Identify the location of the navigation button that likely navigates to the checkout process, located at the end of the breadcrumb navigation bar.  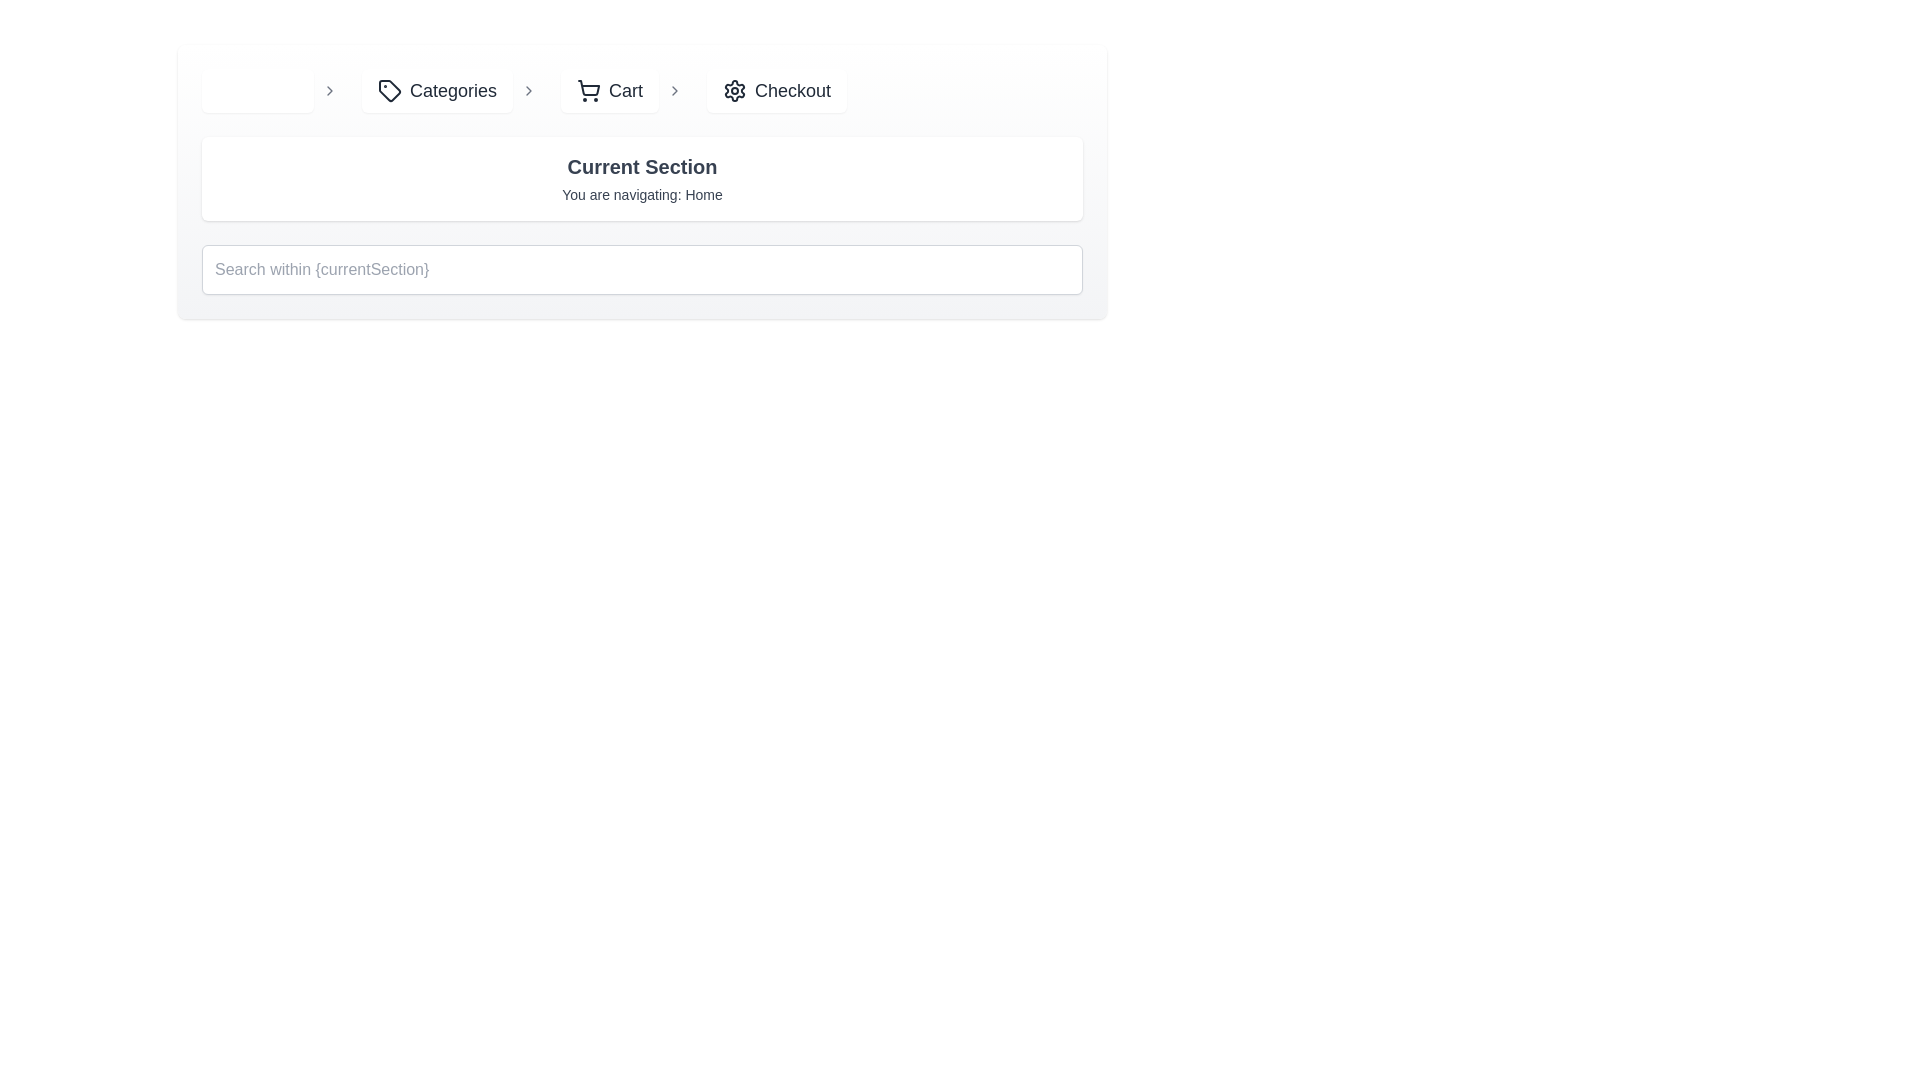
(776, 91).